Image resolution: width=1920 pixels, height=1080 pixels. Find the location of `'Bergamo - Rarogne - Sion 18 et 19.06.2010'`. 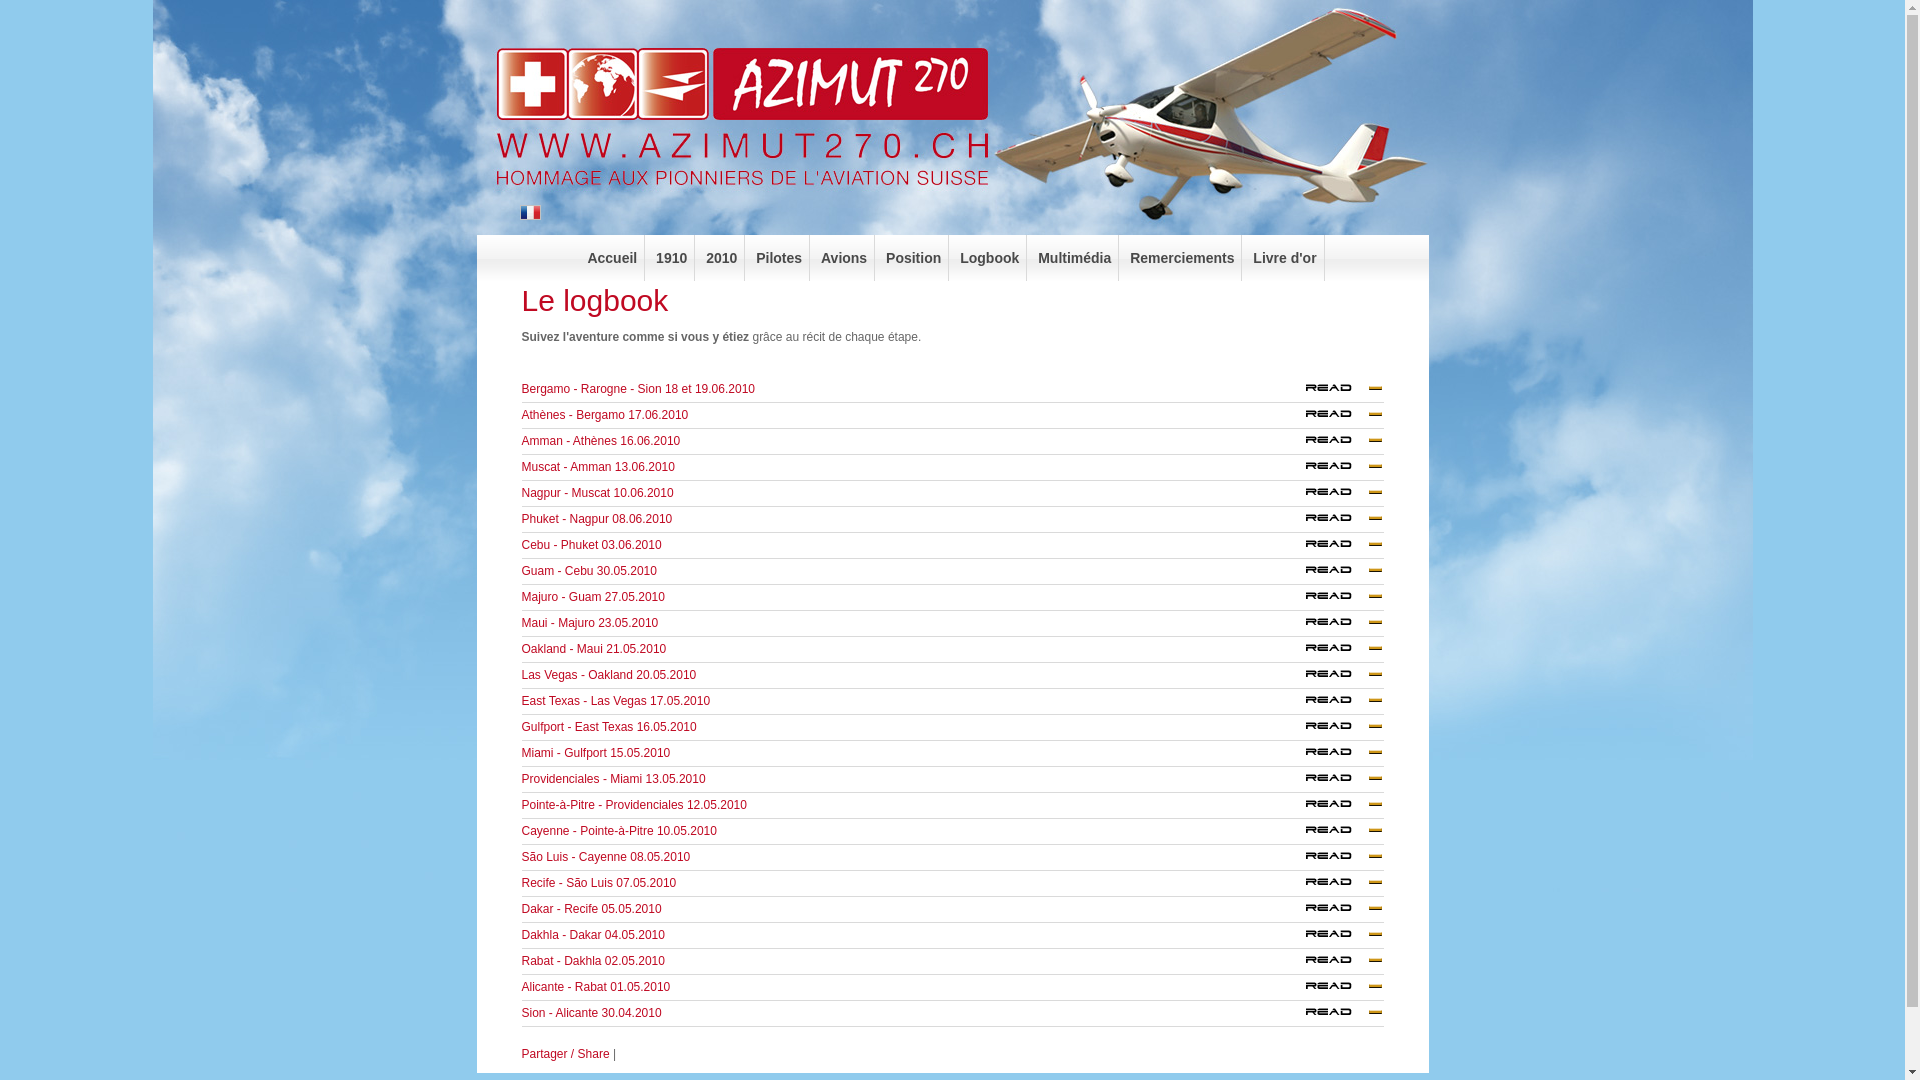

'Bergamo - Rarogne - Sion 18 et 19.06.2010' is located at coordinates (1339, 393).